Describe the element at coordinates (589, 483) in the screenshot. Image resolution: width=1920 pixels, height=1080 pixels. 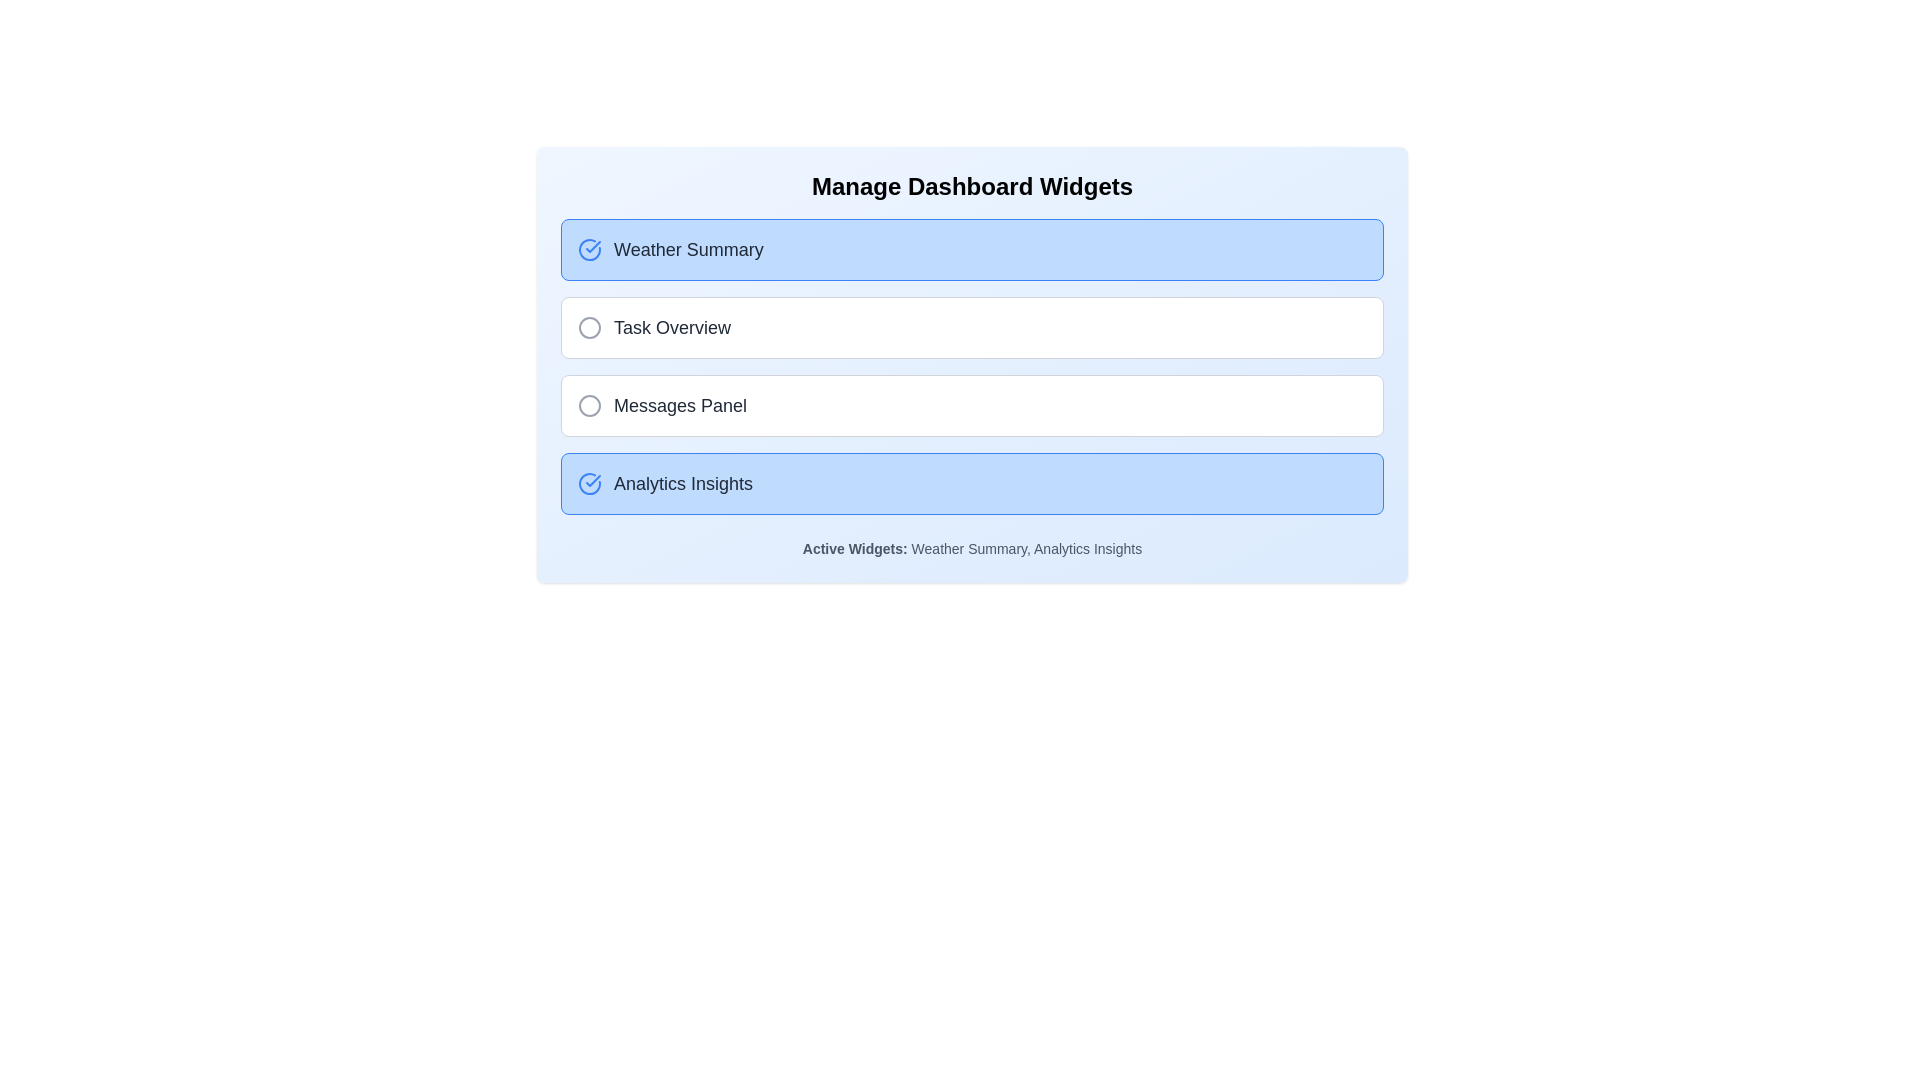
I see `the circular blue checkmark icon located to the left of the 'Analytics Insights' text` at that location.